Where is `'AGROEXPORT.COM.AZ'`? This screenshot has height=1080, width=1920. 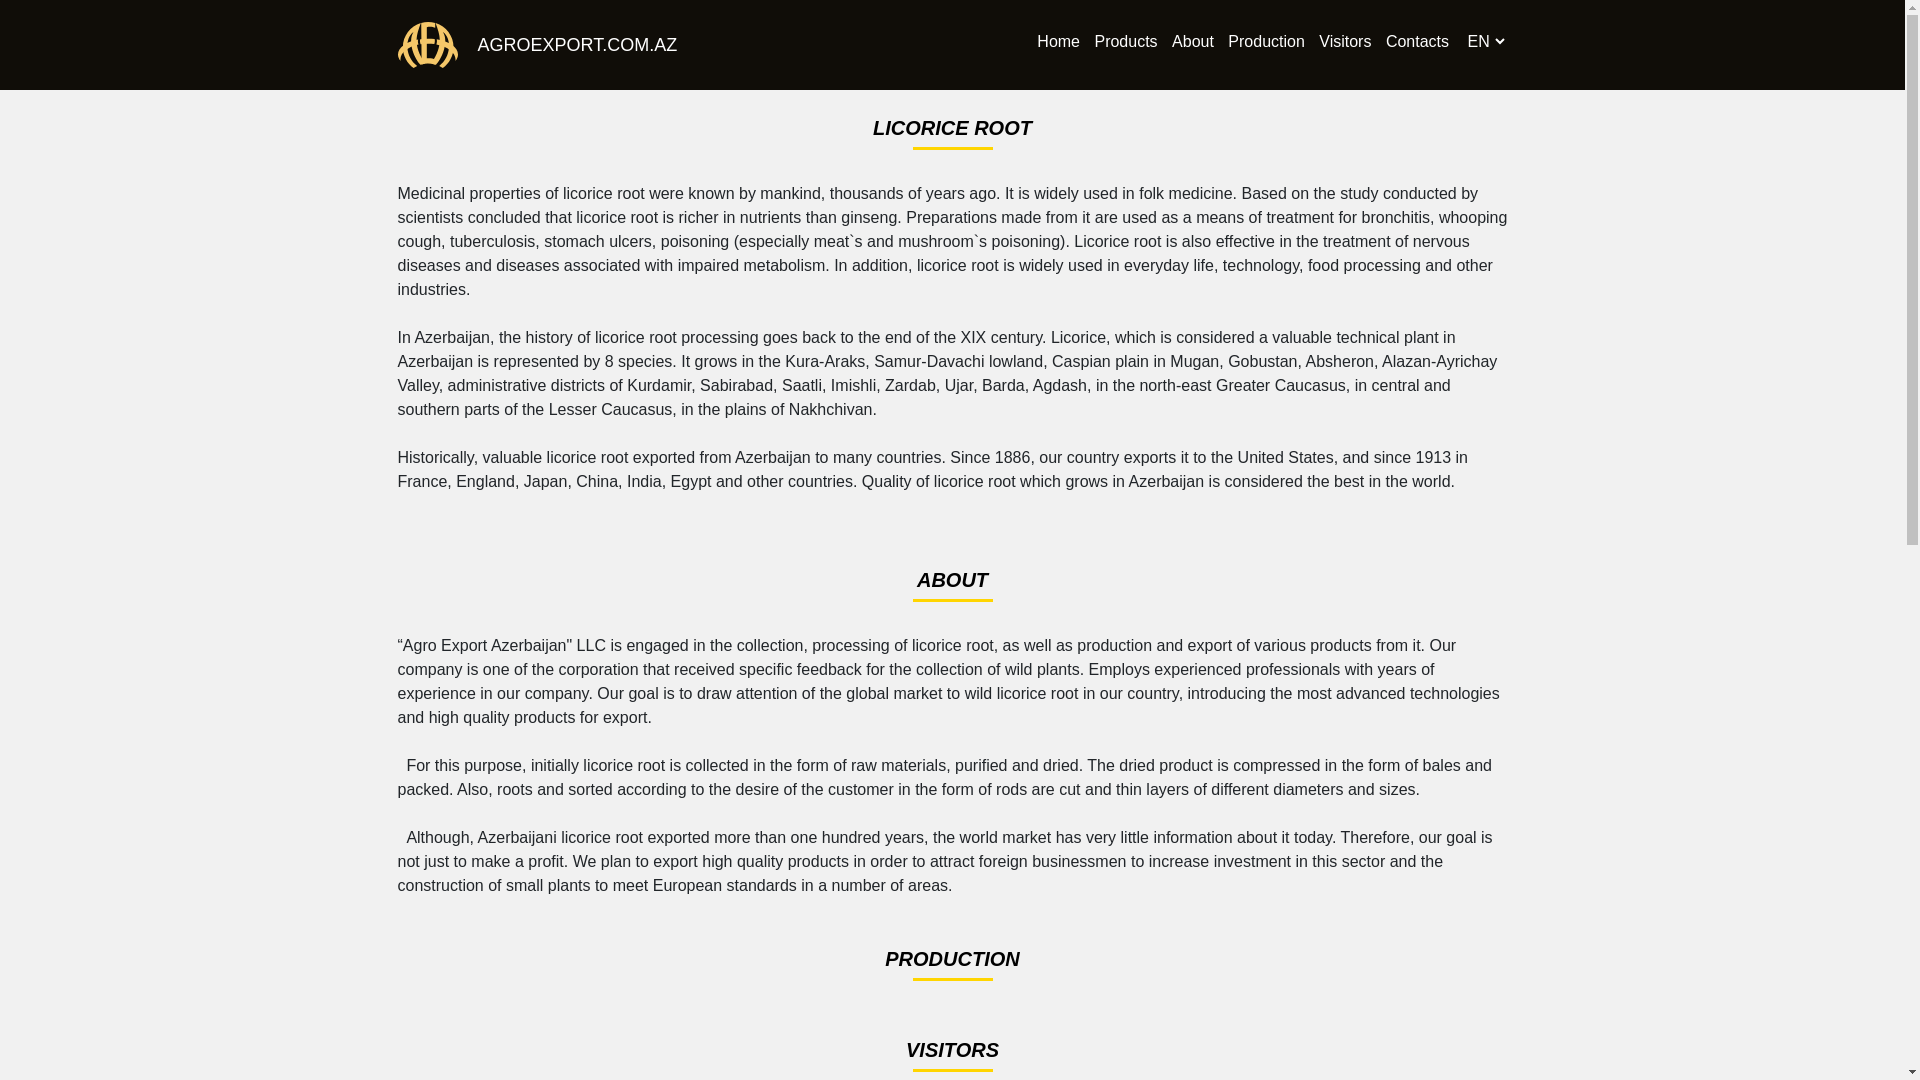 'AGROEXPORT.COM.AZ' is located at coordinates (566, 45).